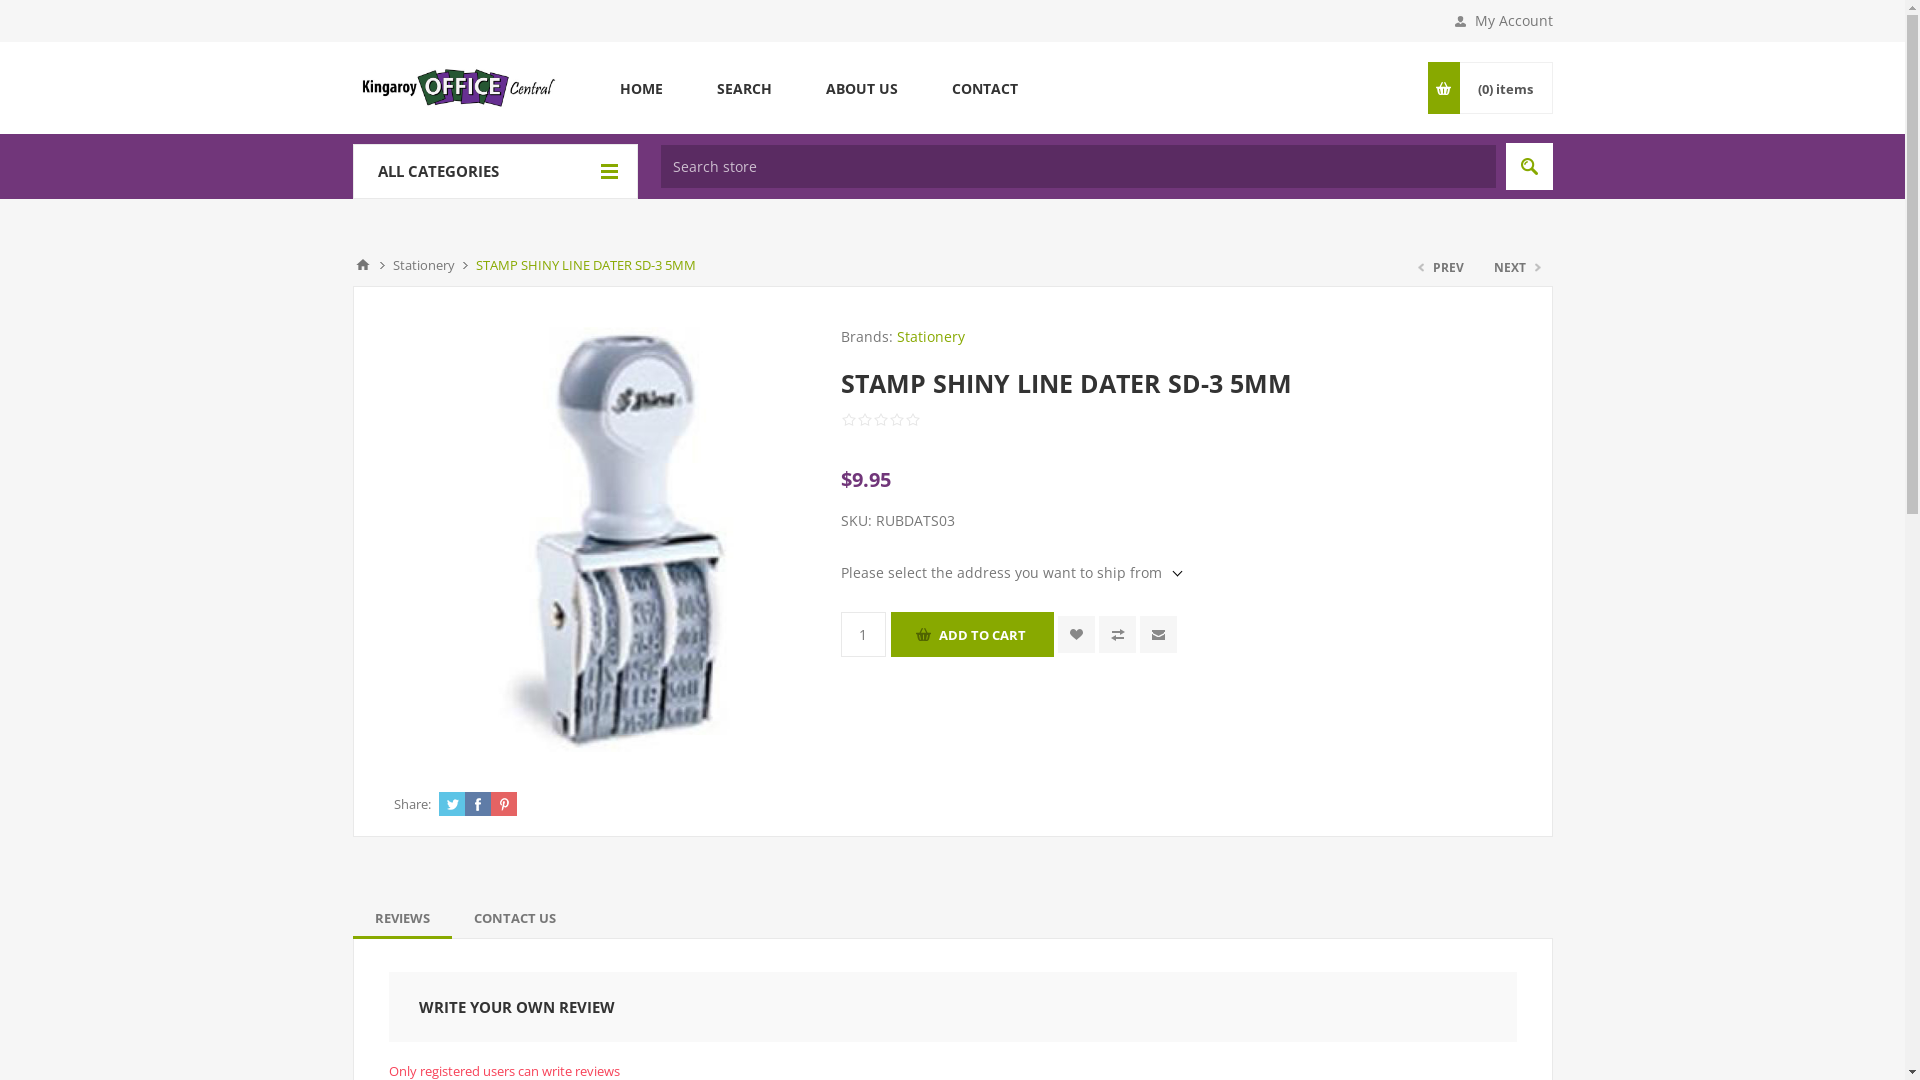  What do you see at coordinates (983, 87) in the screenshot?
I see `'CONTACT'` at bounding box center [983, 87].